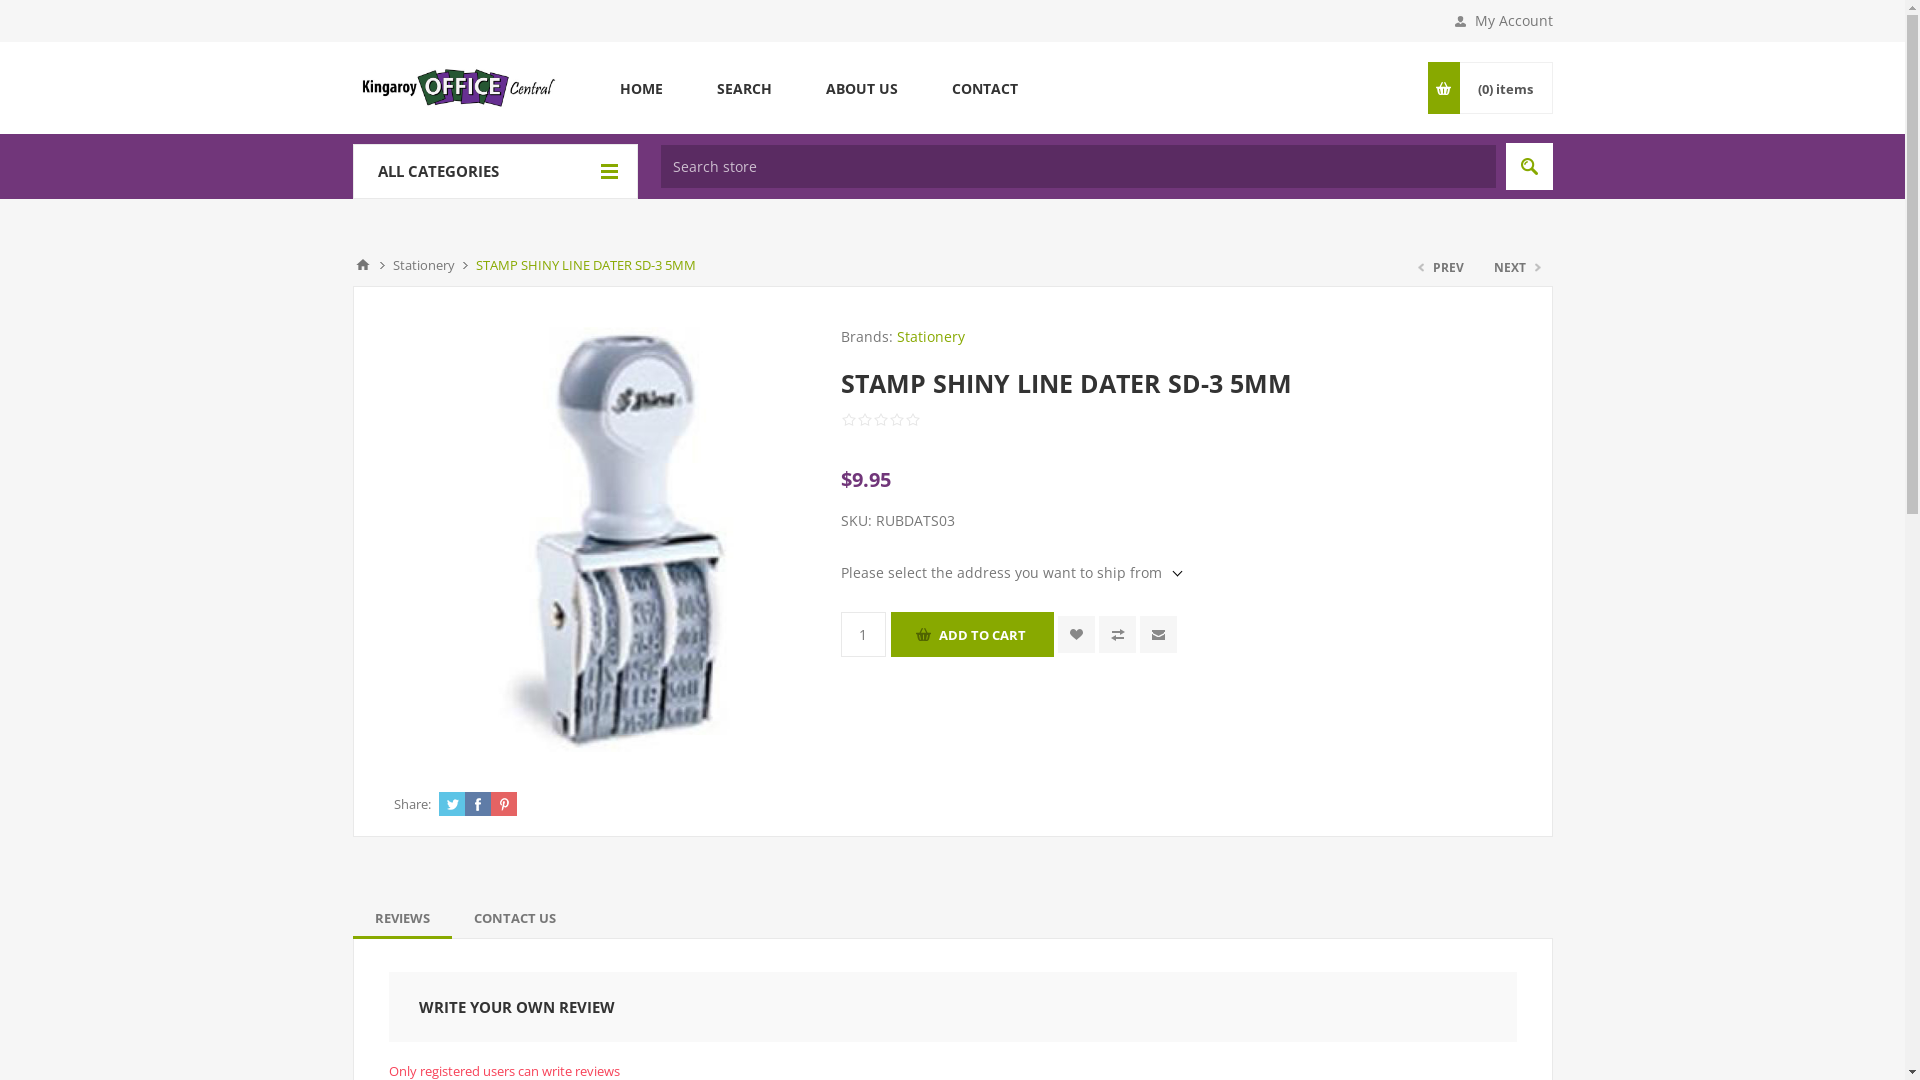  What do you see at coordinates (983, 87) in the screenshot?
I see `'CONTACT'` at bounding box center [983, 87].